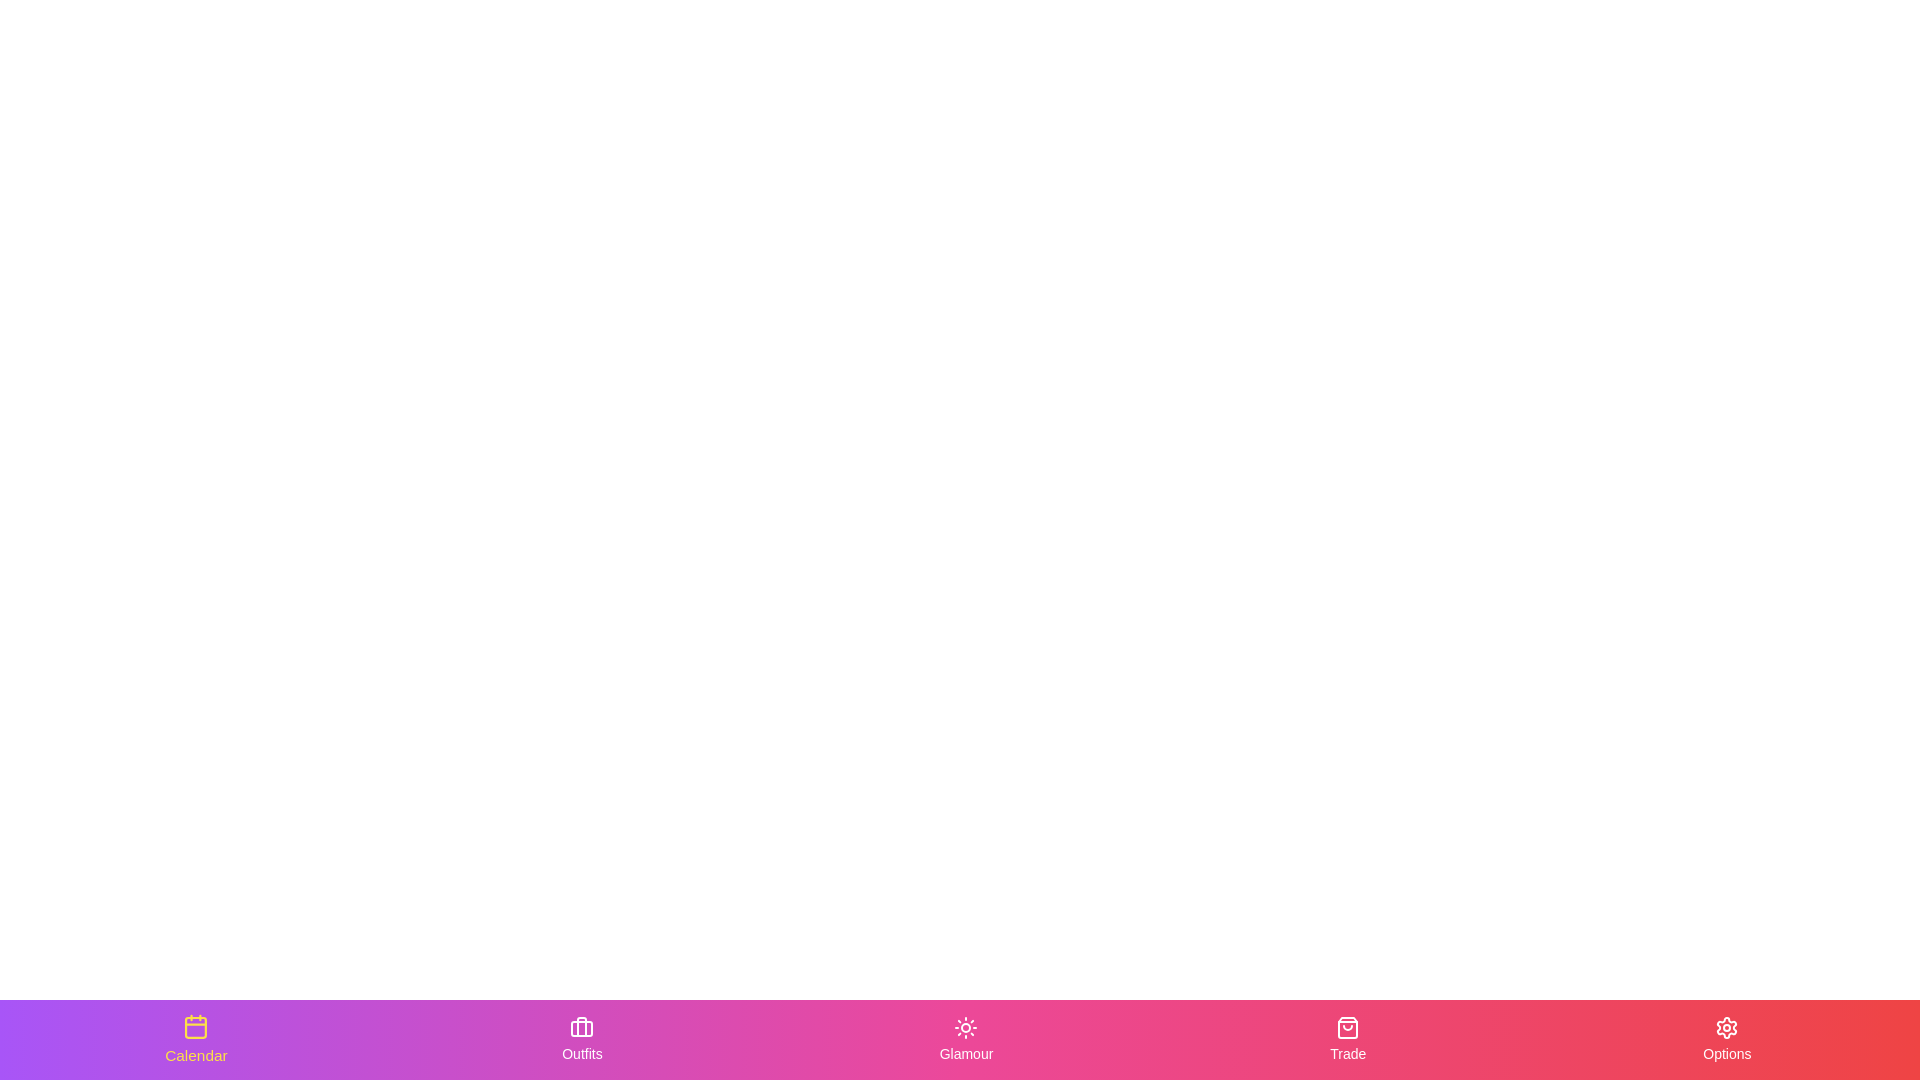 Image resolution: width=1920 pixels, height=1080 pixels. Describe the element at coordinates (965, 1039) in the screenshot. I see `the Glamour tab to activate it` at that location.